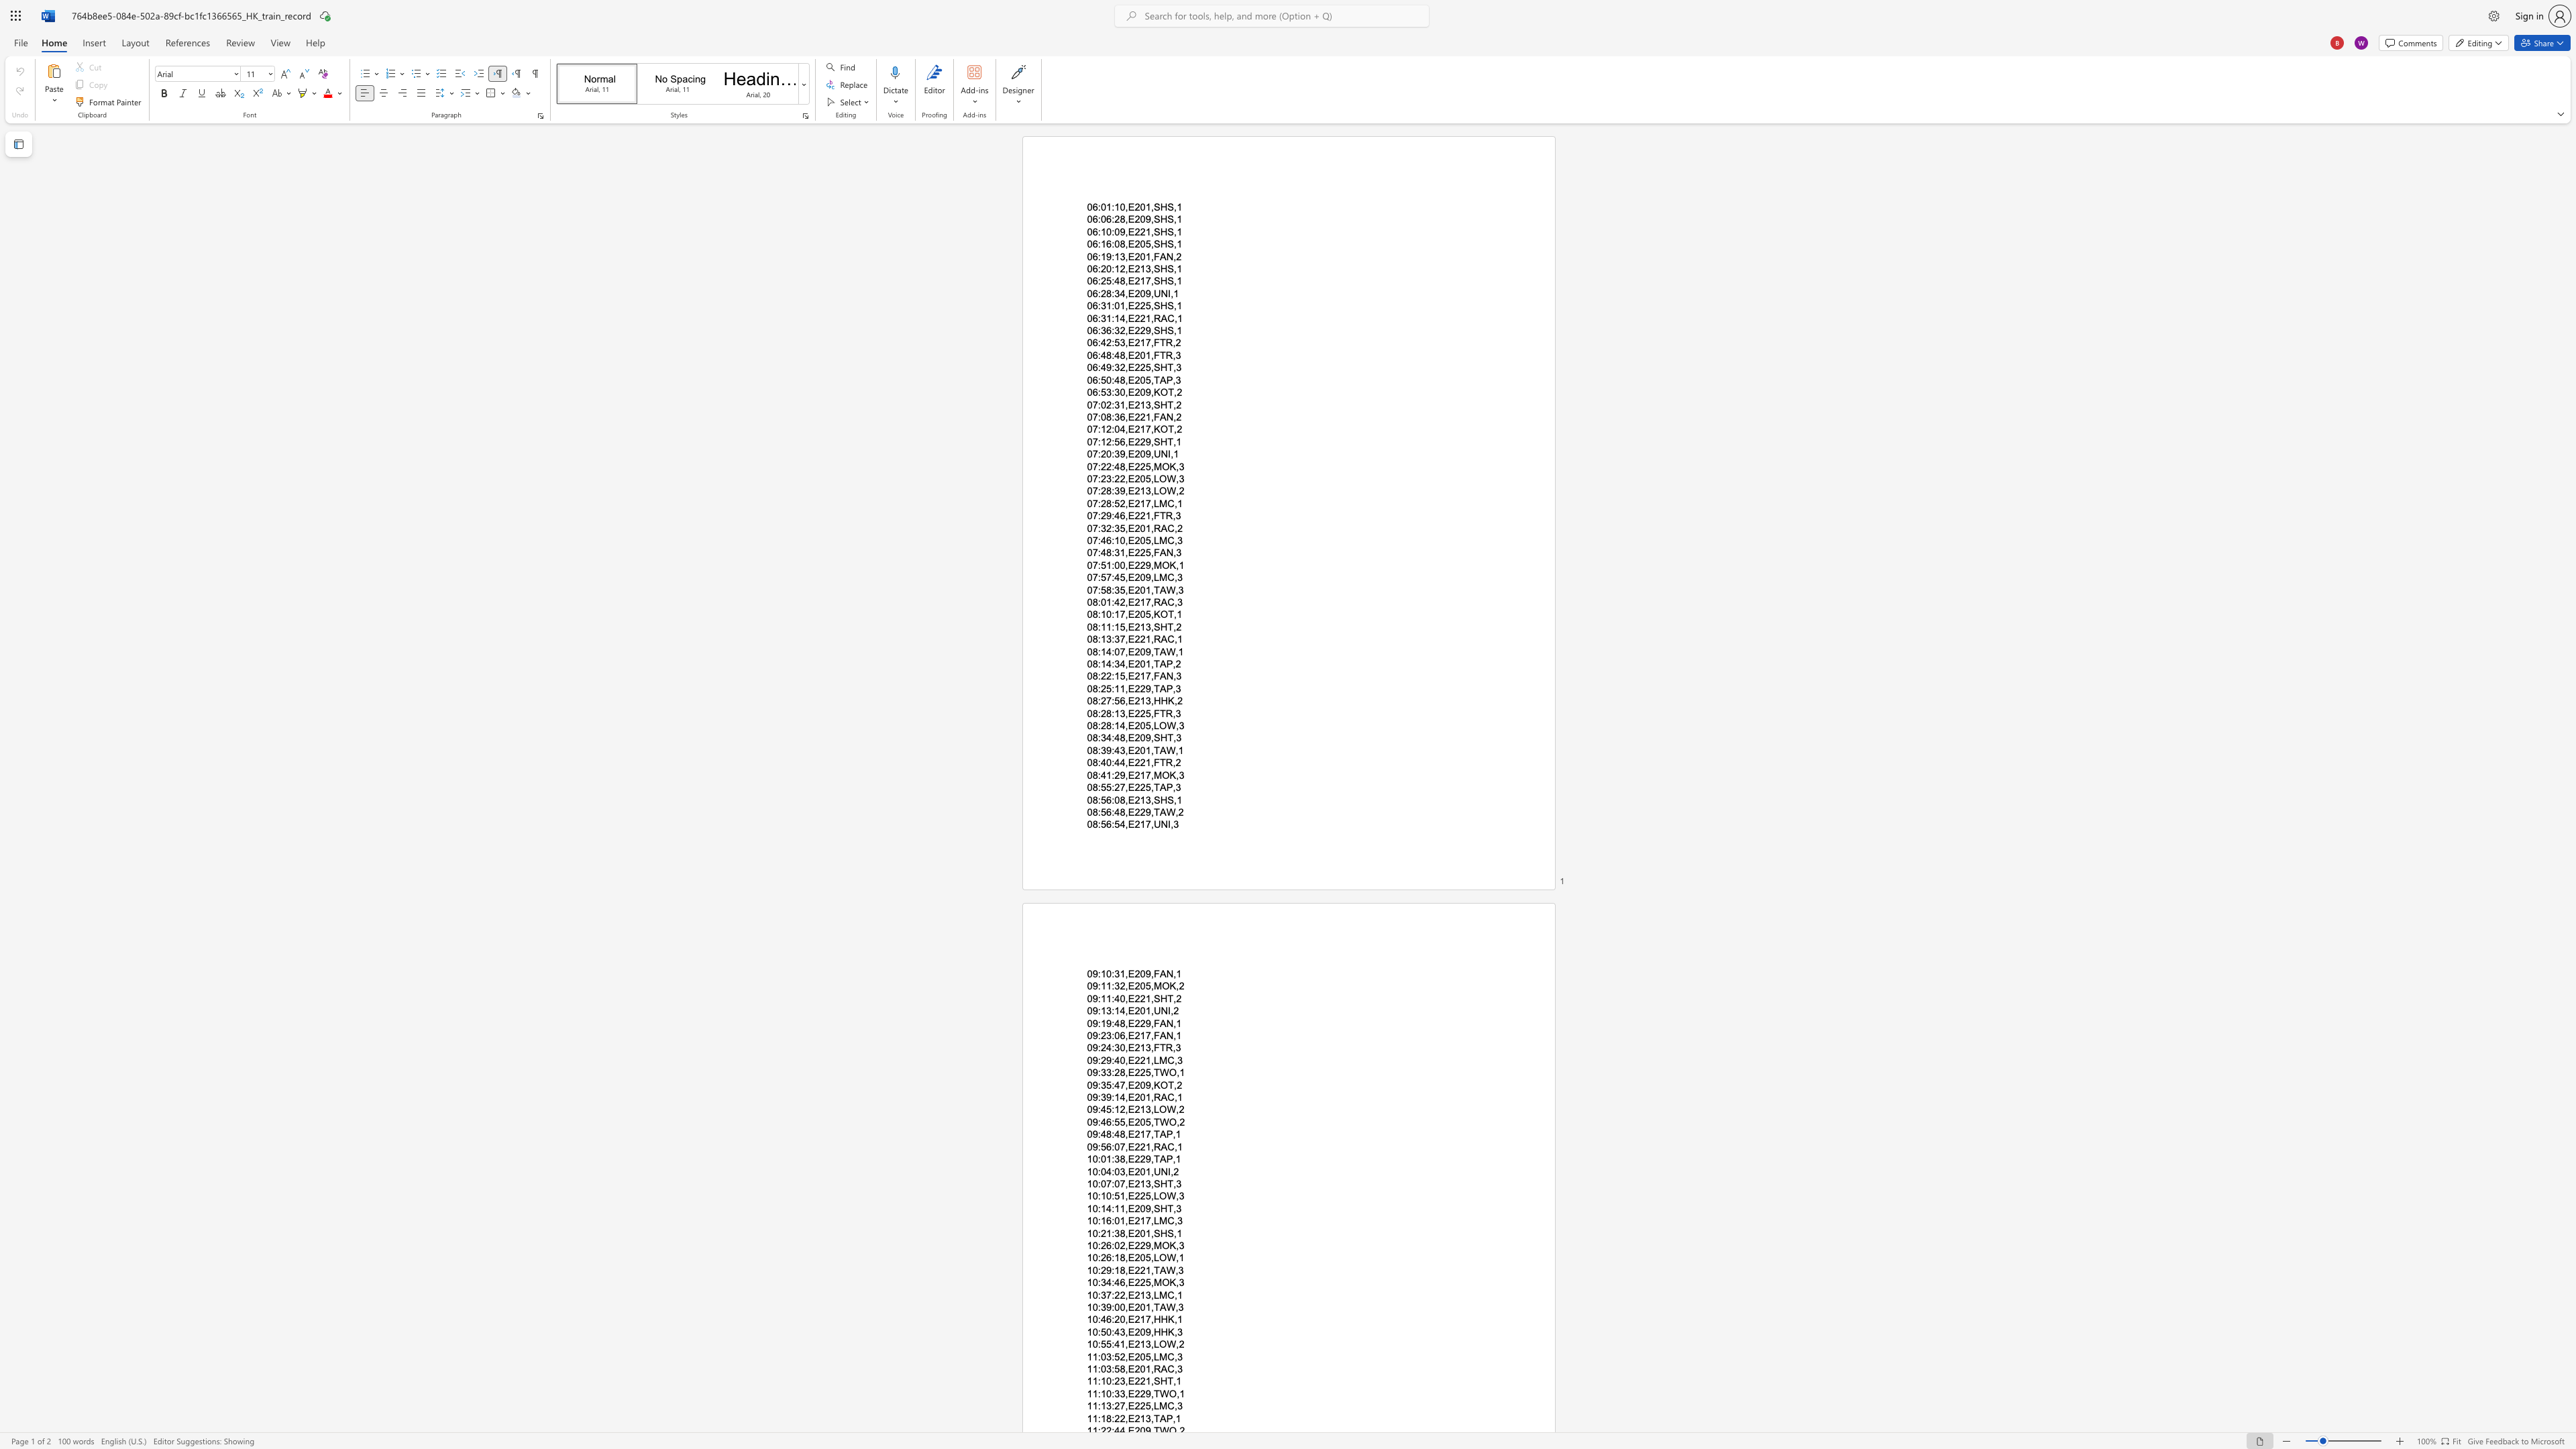 Image resolution: width=2576 pixels, height=1449 pixels. I want to click on the space between the continuous character "," and "2" in the text, so click(1176, 392).